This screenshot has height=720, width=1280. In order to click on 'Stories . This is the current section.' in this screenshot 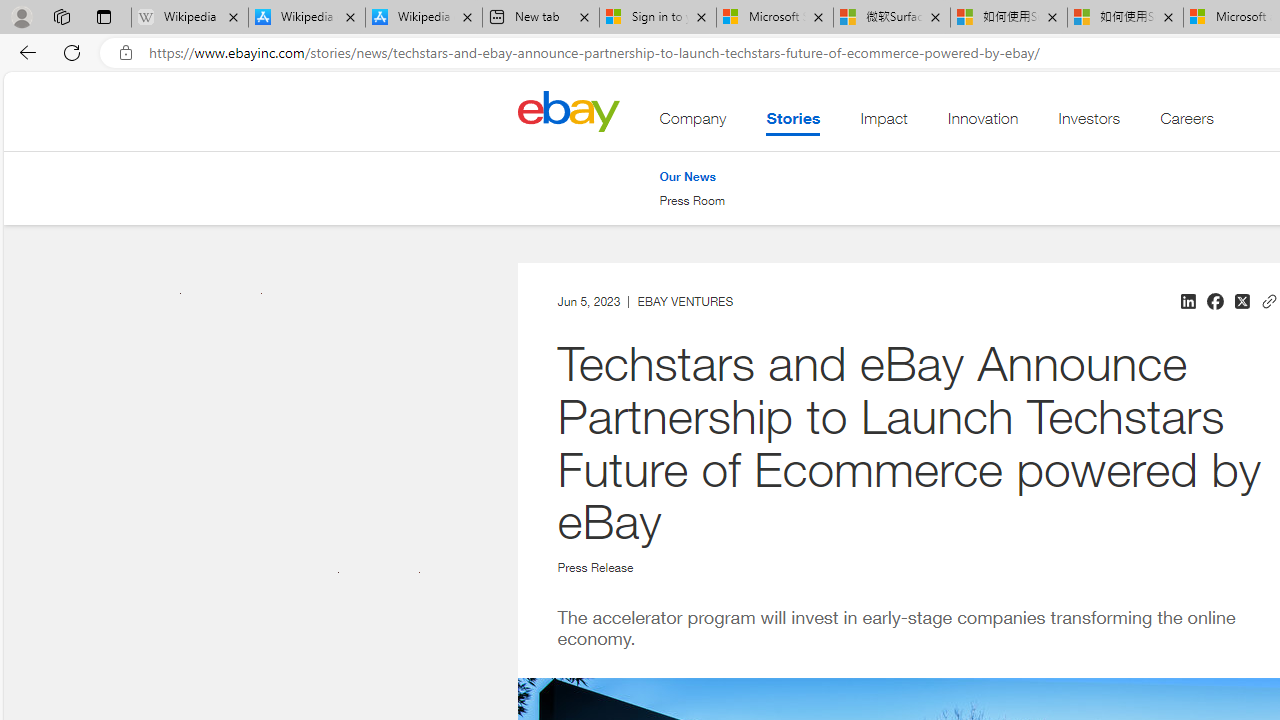, I will do `click(791, 123)`.